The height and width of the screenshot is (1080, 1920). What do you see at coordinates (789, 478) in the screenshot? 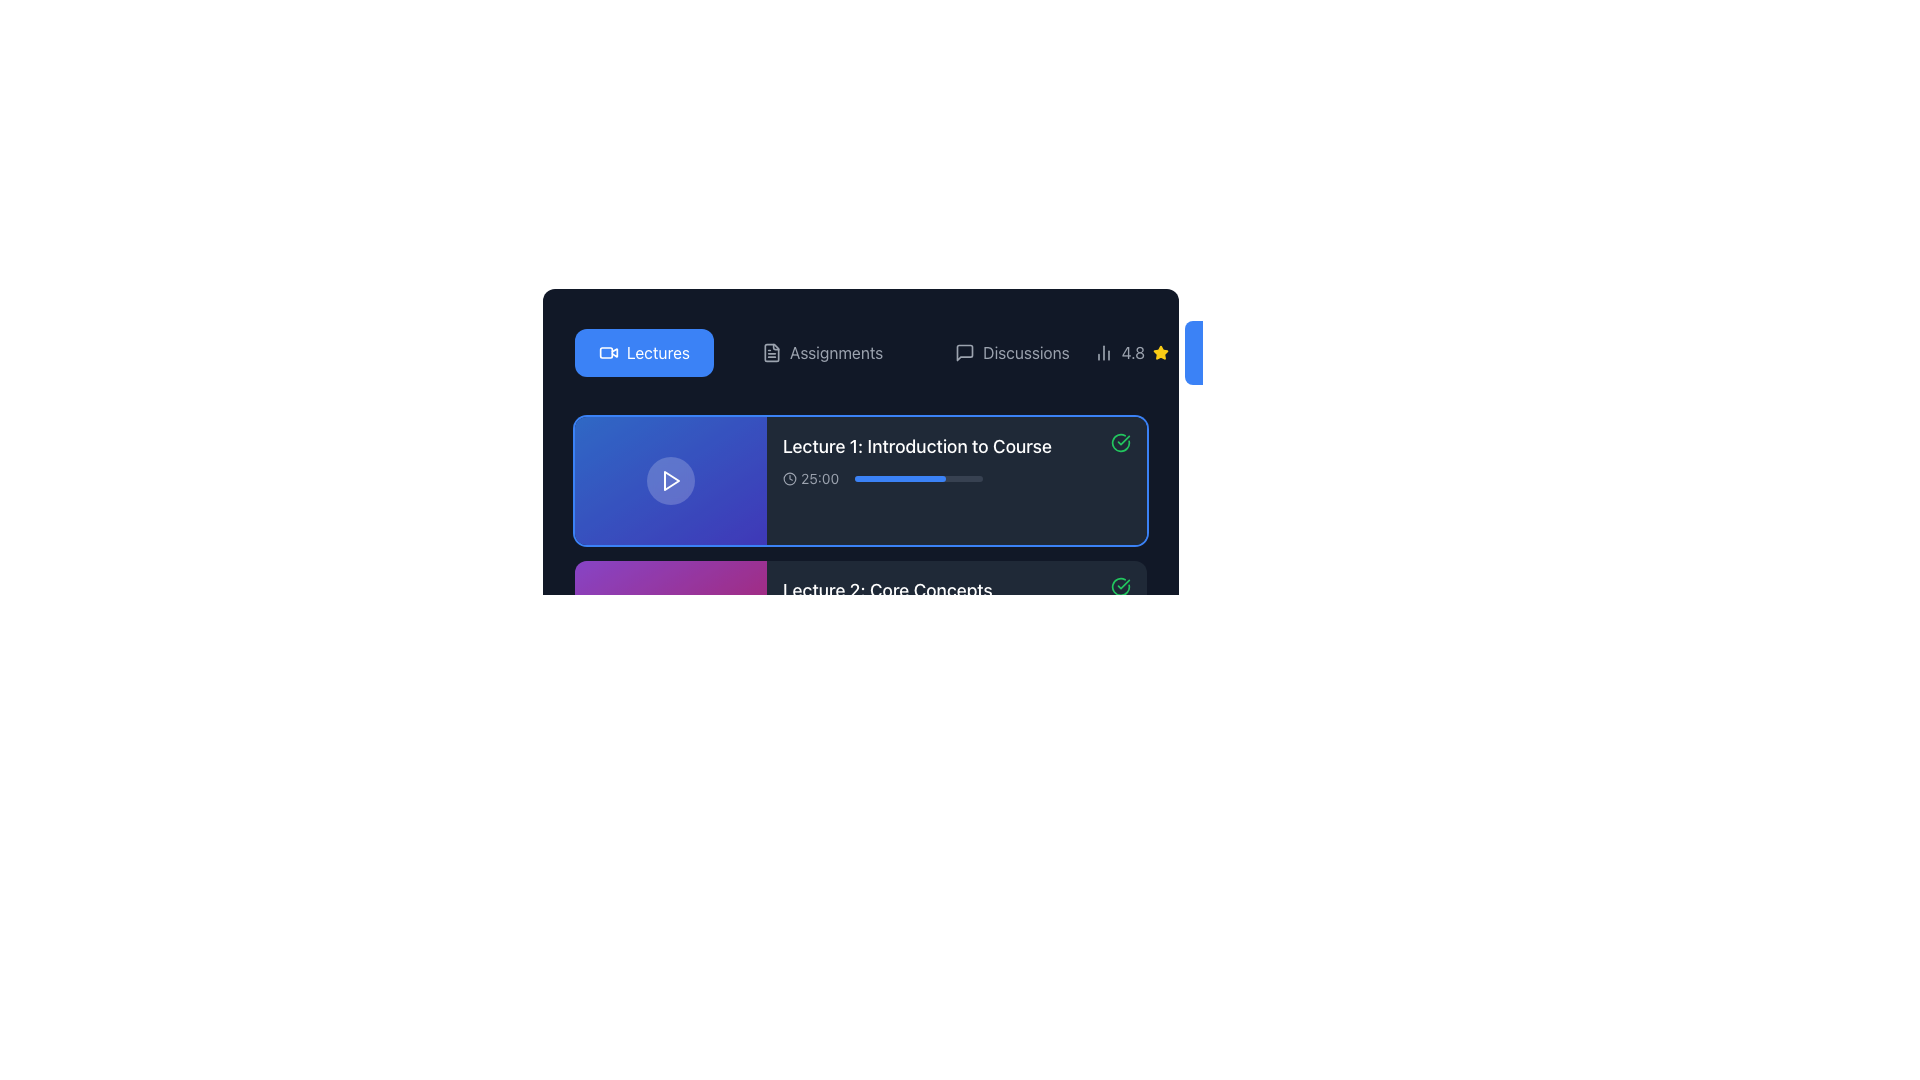
I see `the circular graphical element that is part of the clock icon located in the menu bar near the progress bar for the first lecture content` at bounding box center [789, 478].